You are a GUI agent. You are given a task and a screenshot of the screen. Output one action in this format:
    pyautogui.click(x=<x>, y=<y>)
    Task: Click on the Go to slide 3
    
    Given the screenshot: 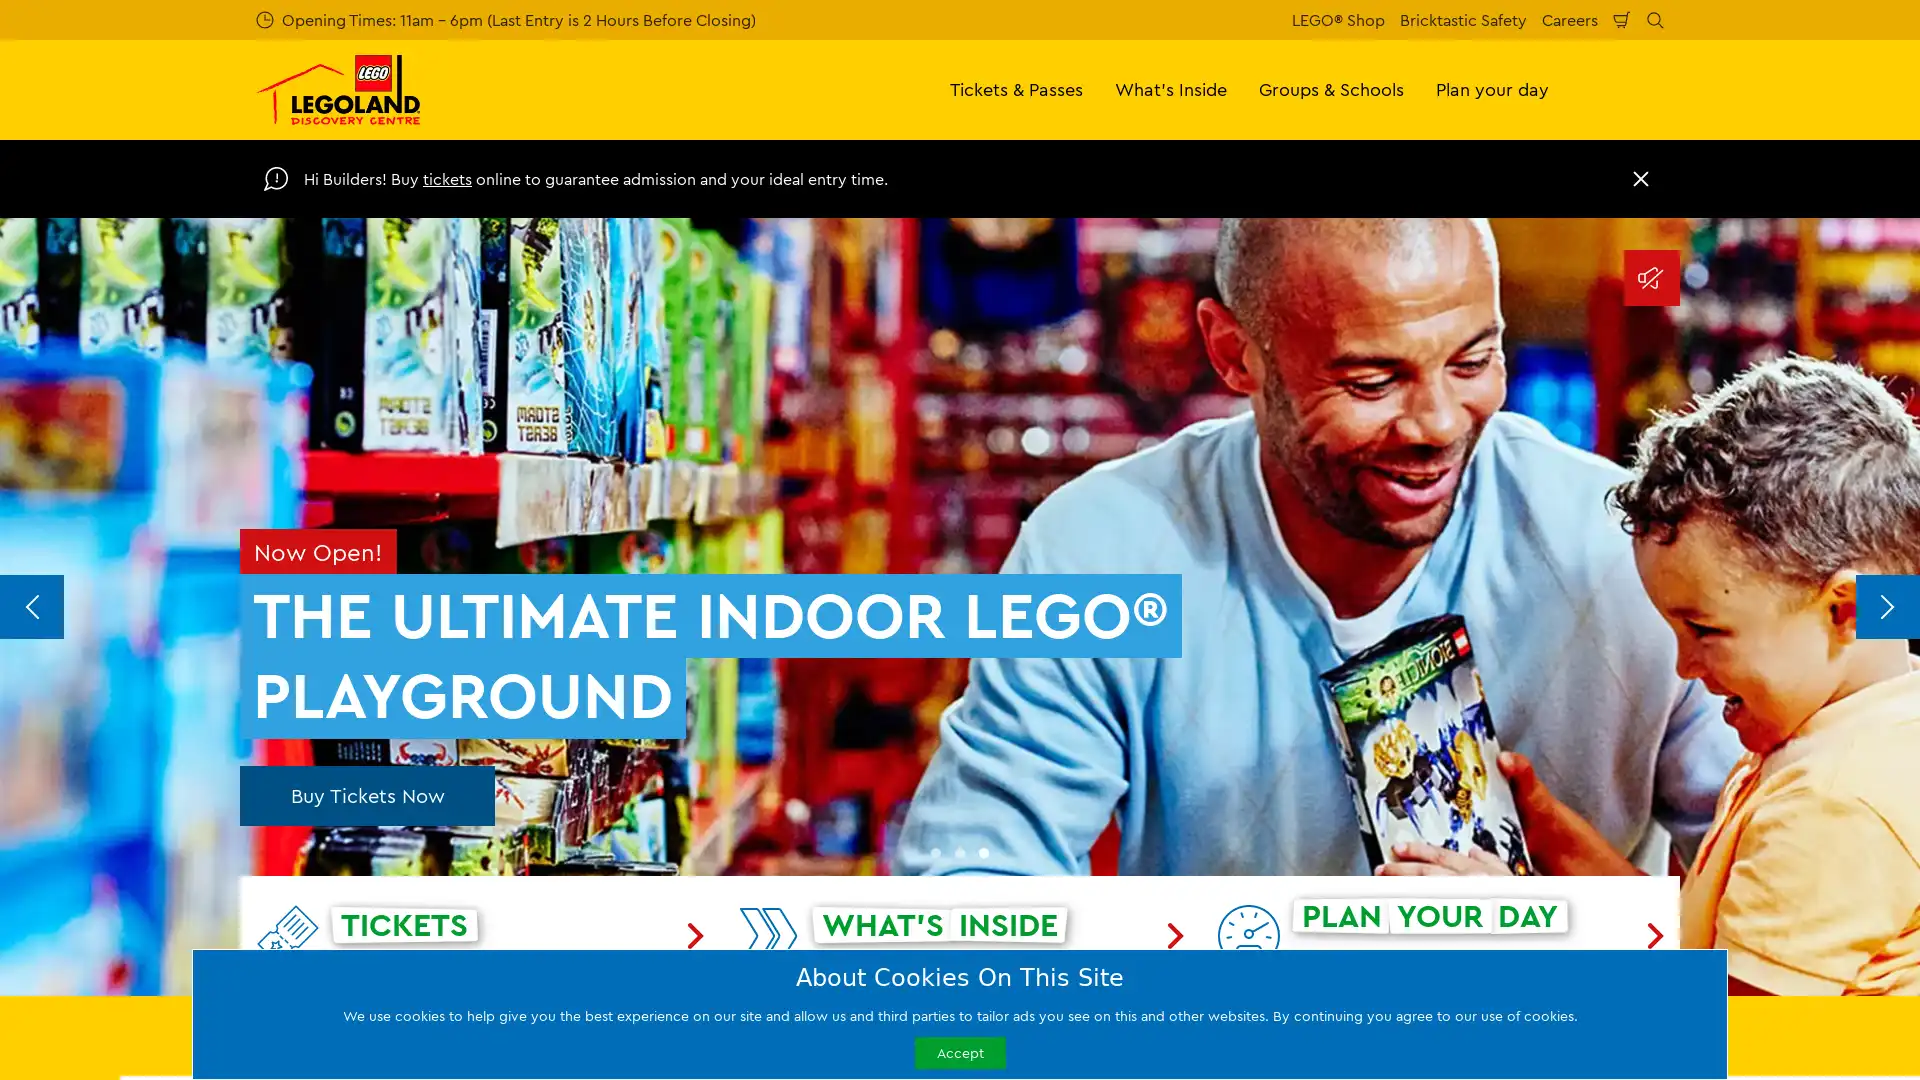 What is the action you would take?
    pyautogui.click(x=983, y=852)
    